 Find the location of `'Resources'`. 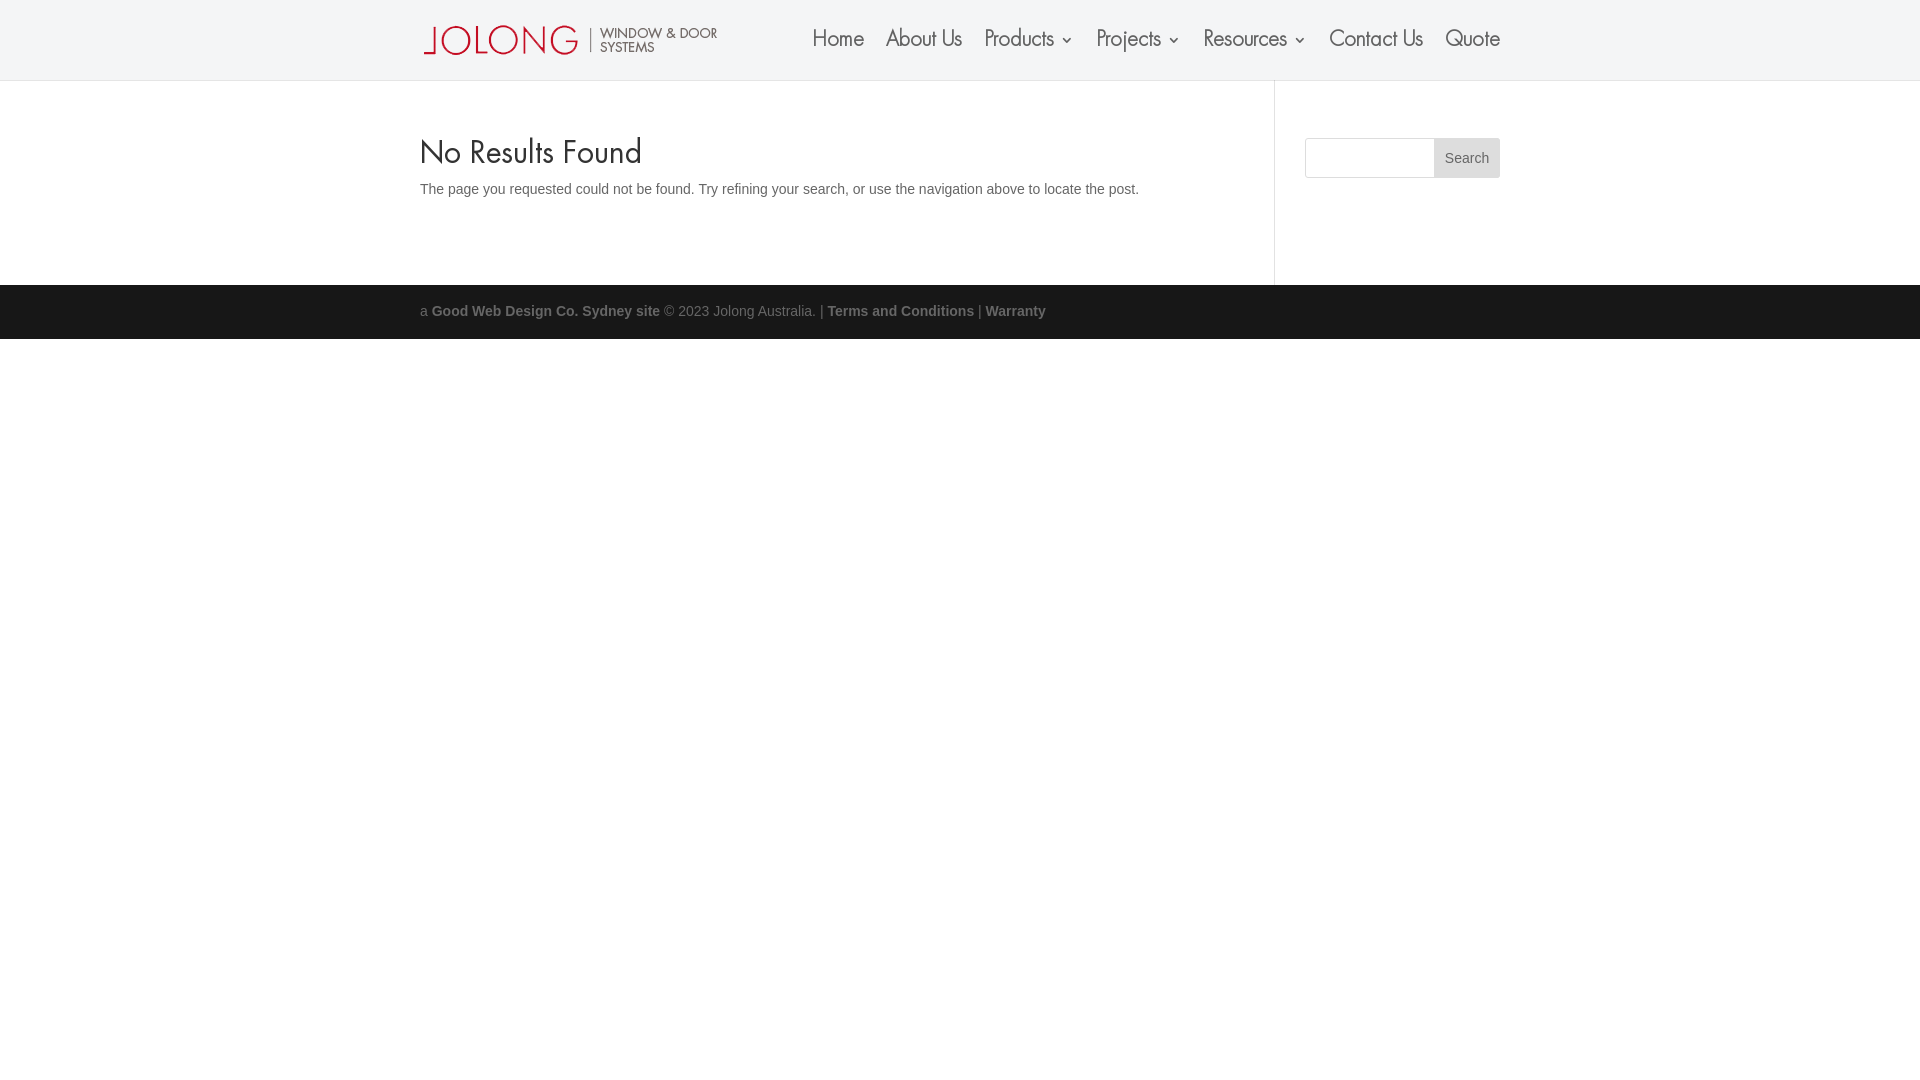

'Resources' is located at coordinates (1253, 55).